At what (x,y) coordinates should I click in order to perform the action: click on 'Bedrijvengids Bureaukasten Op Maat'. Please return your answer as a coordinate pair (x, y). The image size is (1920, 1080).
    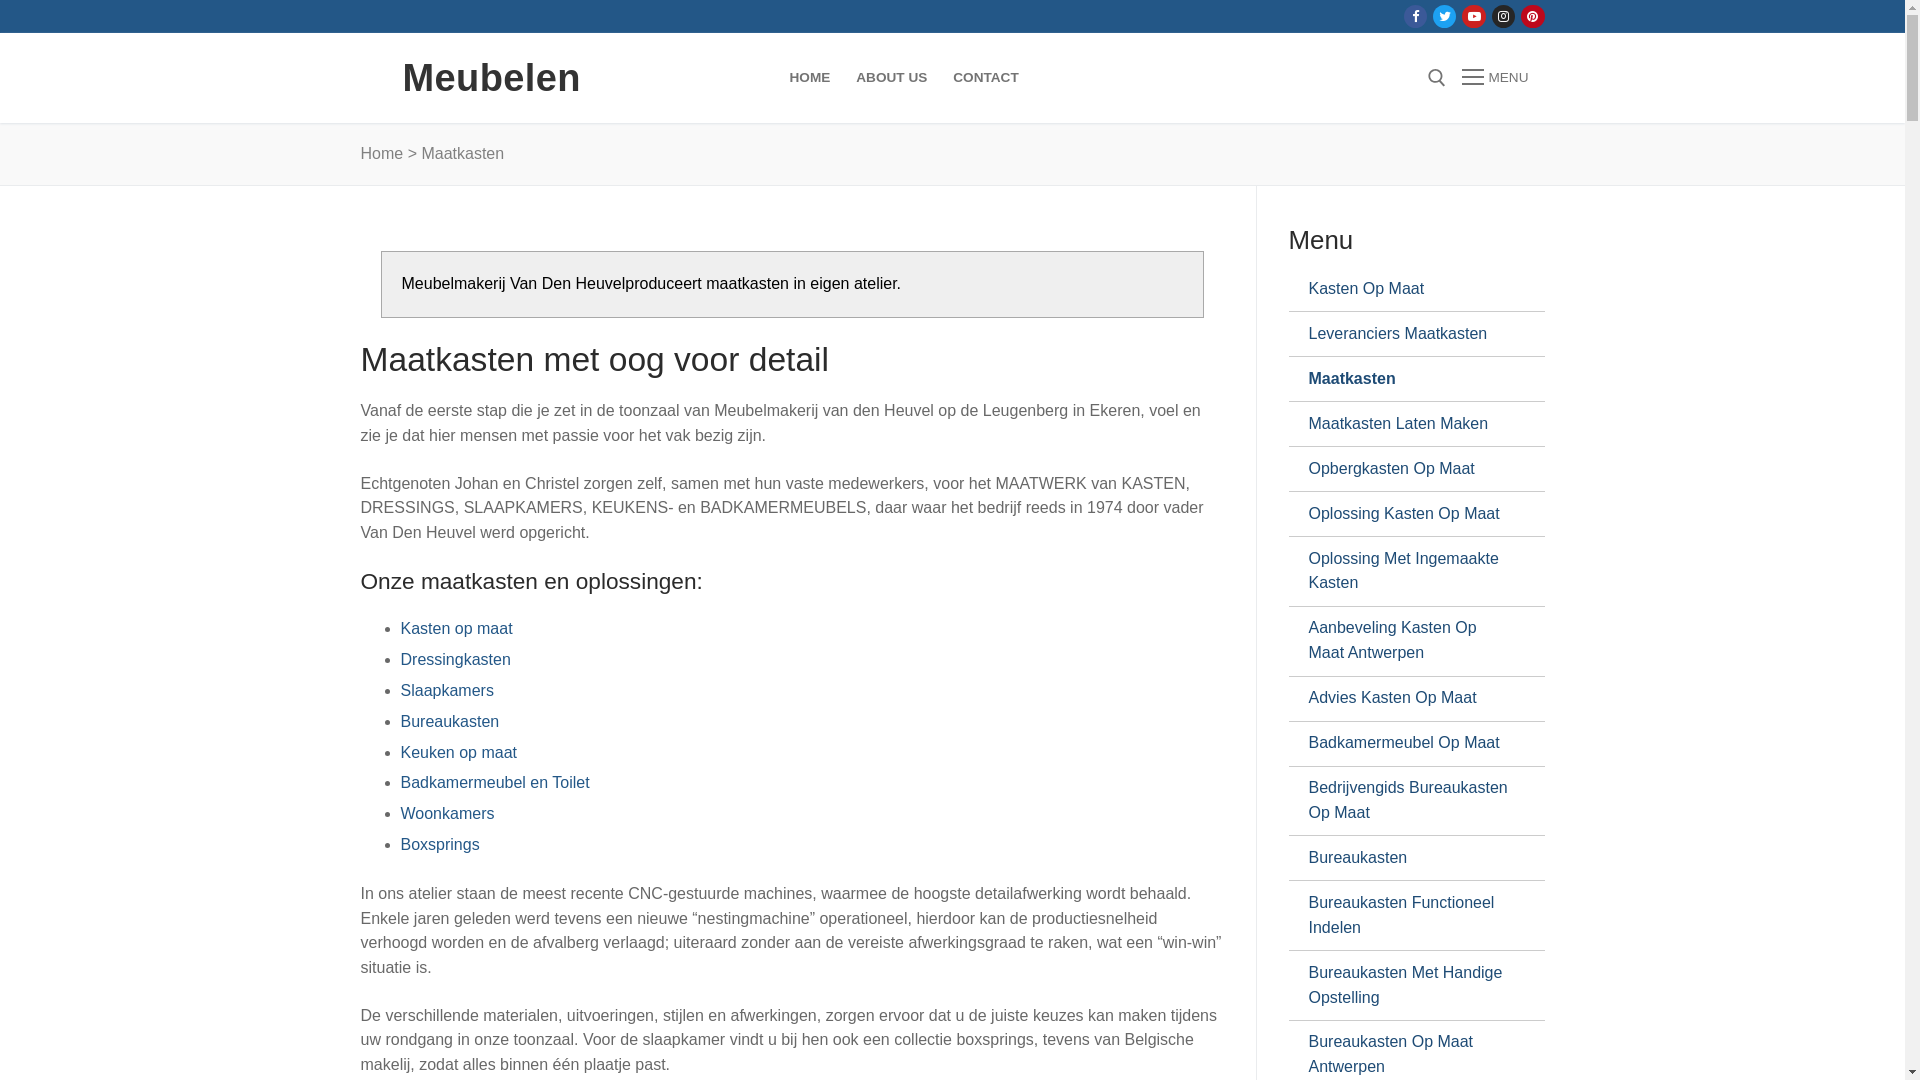
    Looking at the image, I should click on (1308, 800).